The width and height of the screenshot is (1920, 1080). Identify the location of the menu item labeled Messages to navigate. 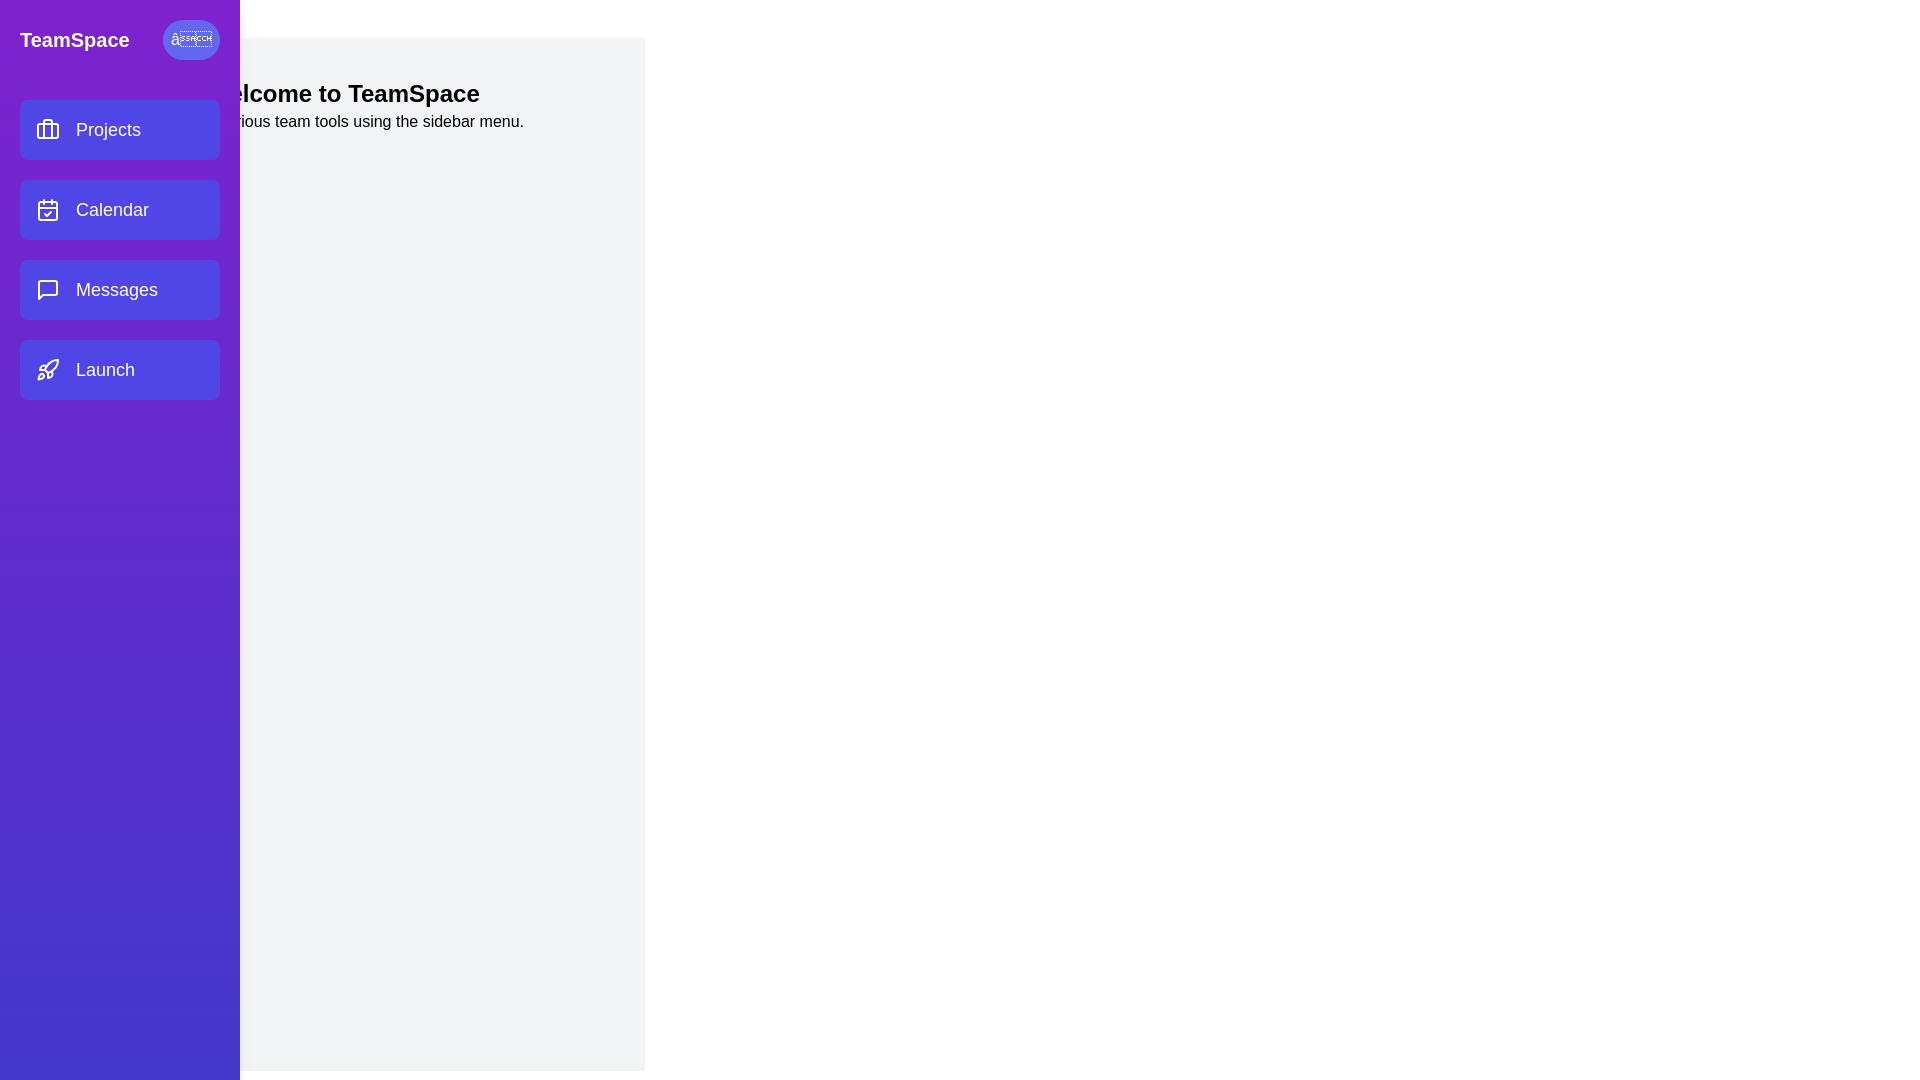
(119, 289).